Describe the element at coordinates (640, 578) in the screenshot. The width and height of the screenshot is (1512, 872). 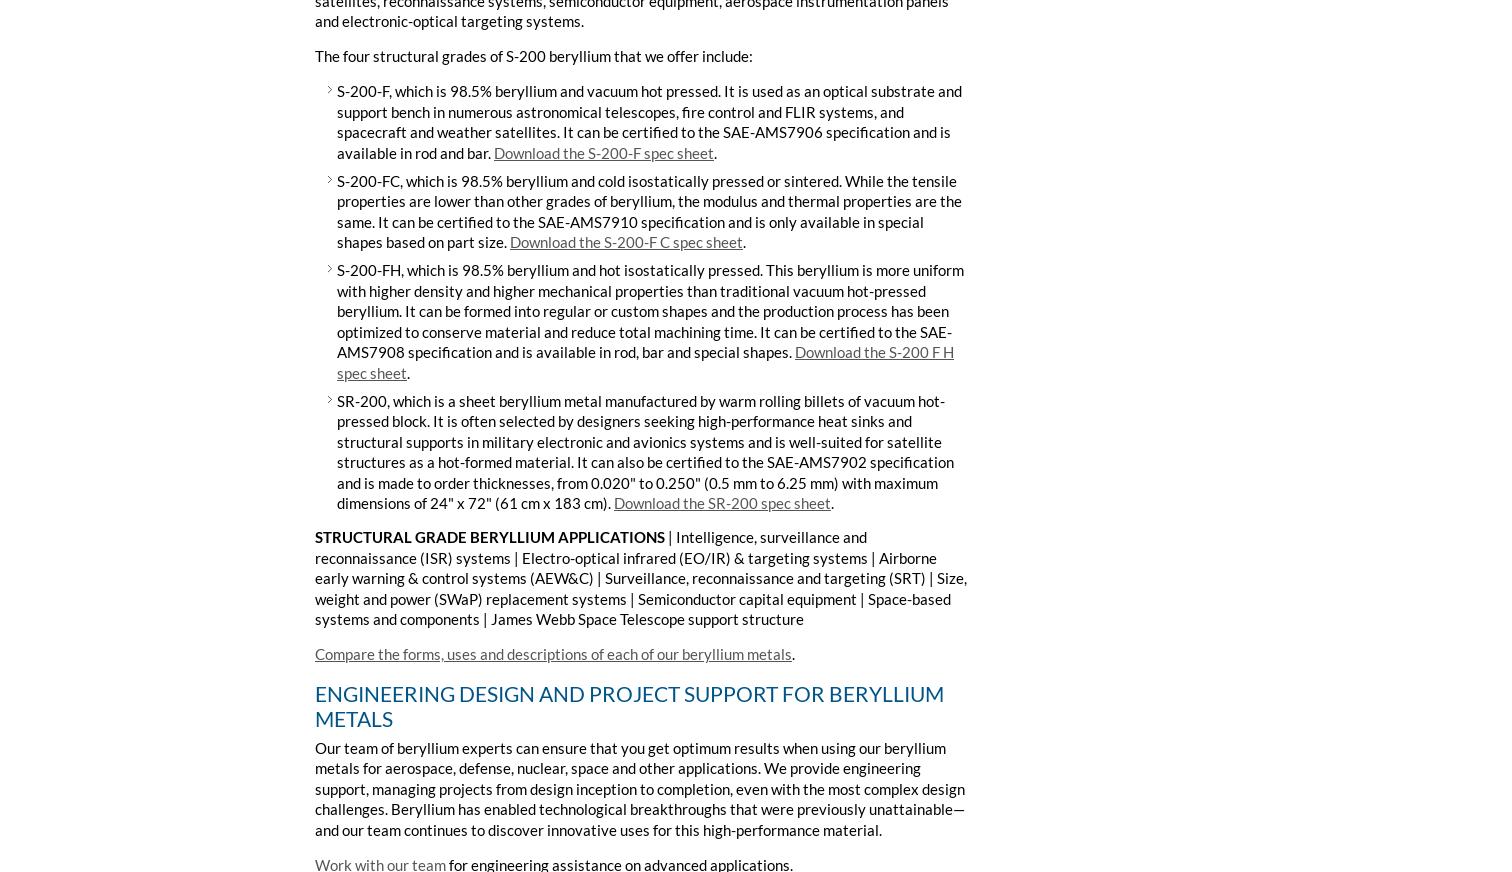
I see `'| Intelligence, surveillance and reconnaissance (ISR) systems | Electro-optical infrared (EO/IR) & targeting systems | Airborne early warning & control systems (AEW&C) | Surveillance, reconnaissance and targeting (SRT) | Size, weight and power (SWaP) replacement systems | Semiconductor capital equipment | Space-based systems and components | James Webb Space Telescope support structure'` at that location.